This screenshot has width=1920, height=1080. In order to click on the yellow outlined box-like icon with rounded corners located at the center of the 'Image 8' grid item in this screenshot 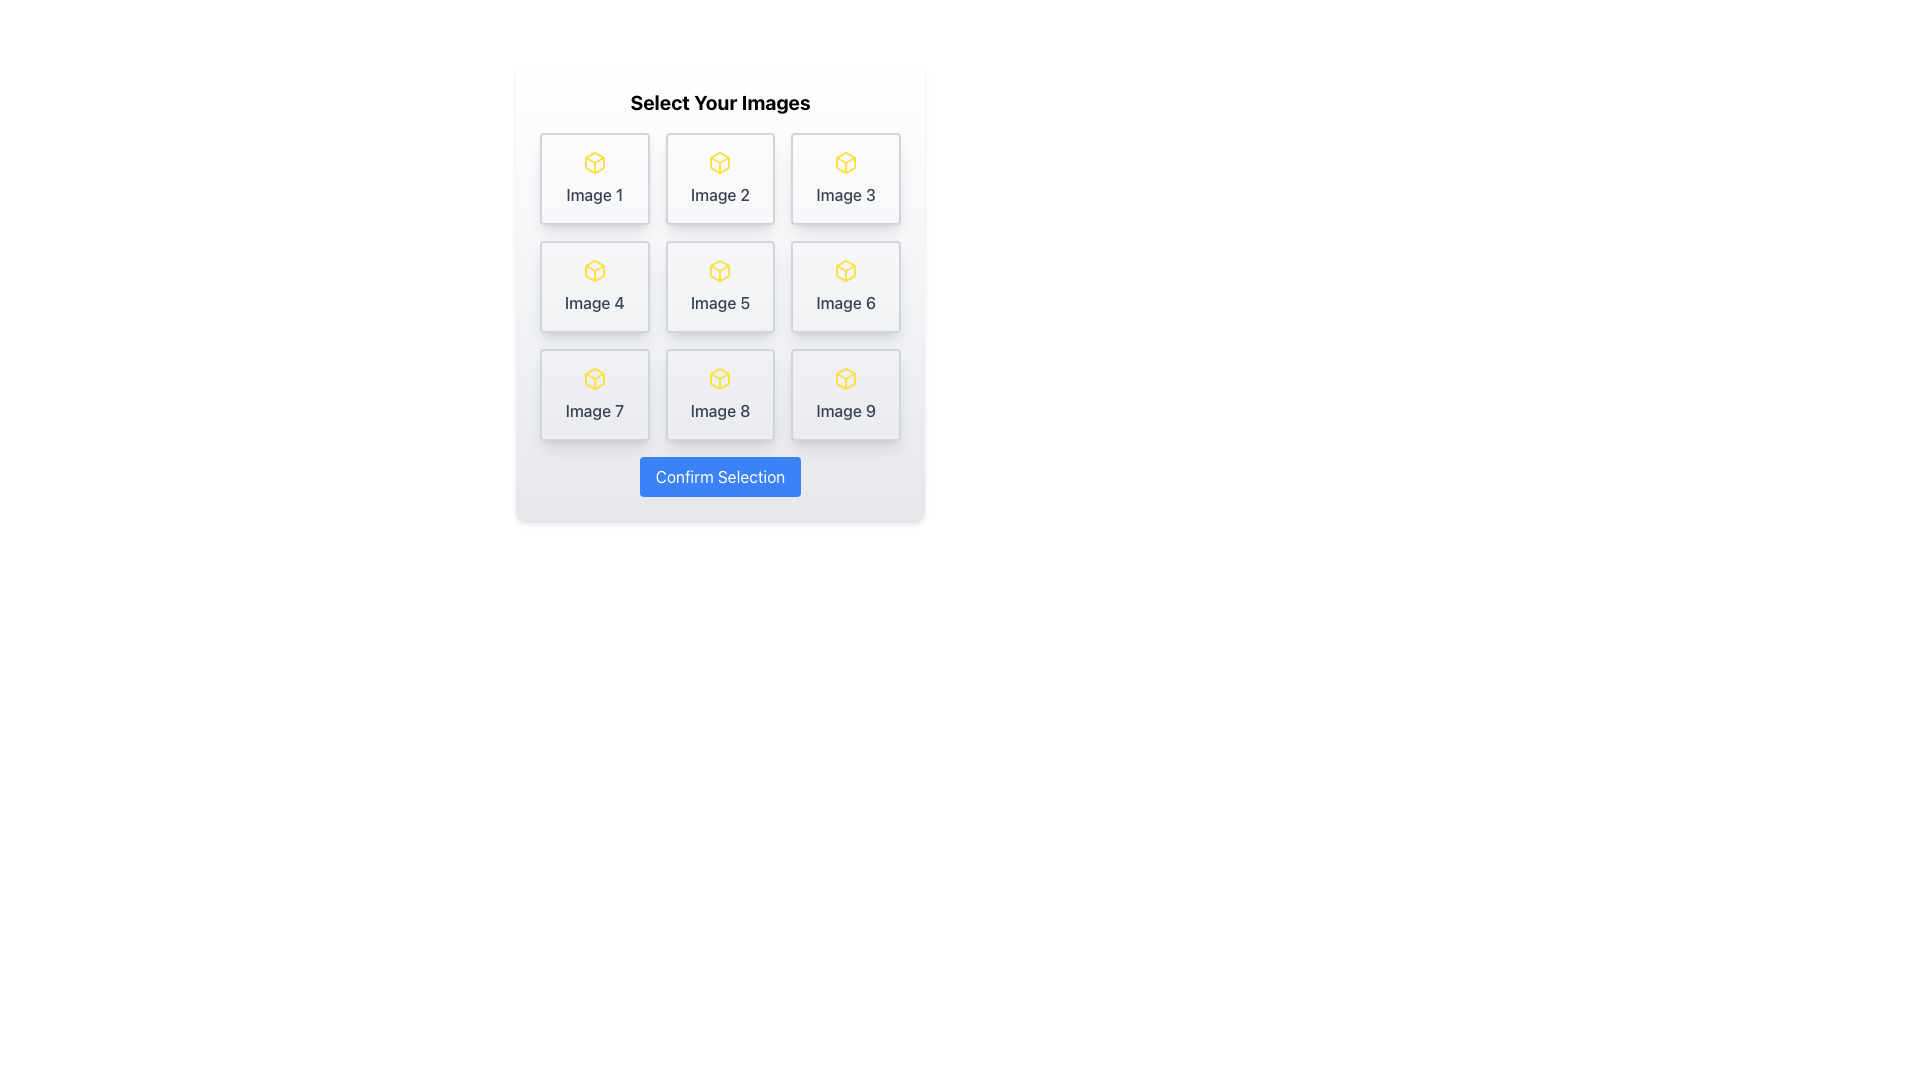, I will do `click(720, 378)`.